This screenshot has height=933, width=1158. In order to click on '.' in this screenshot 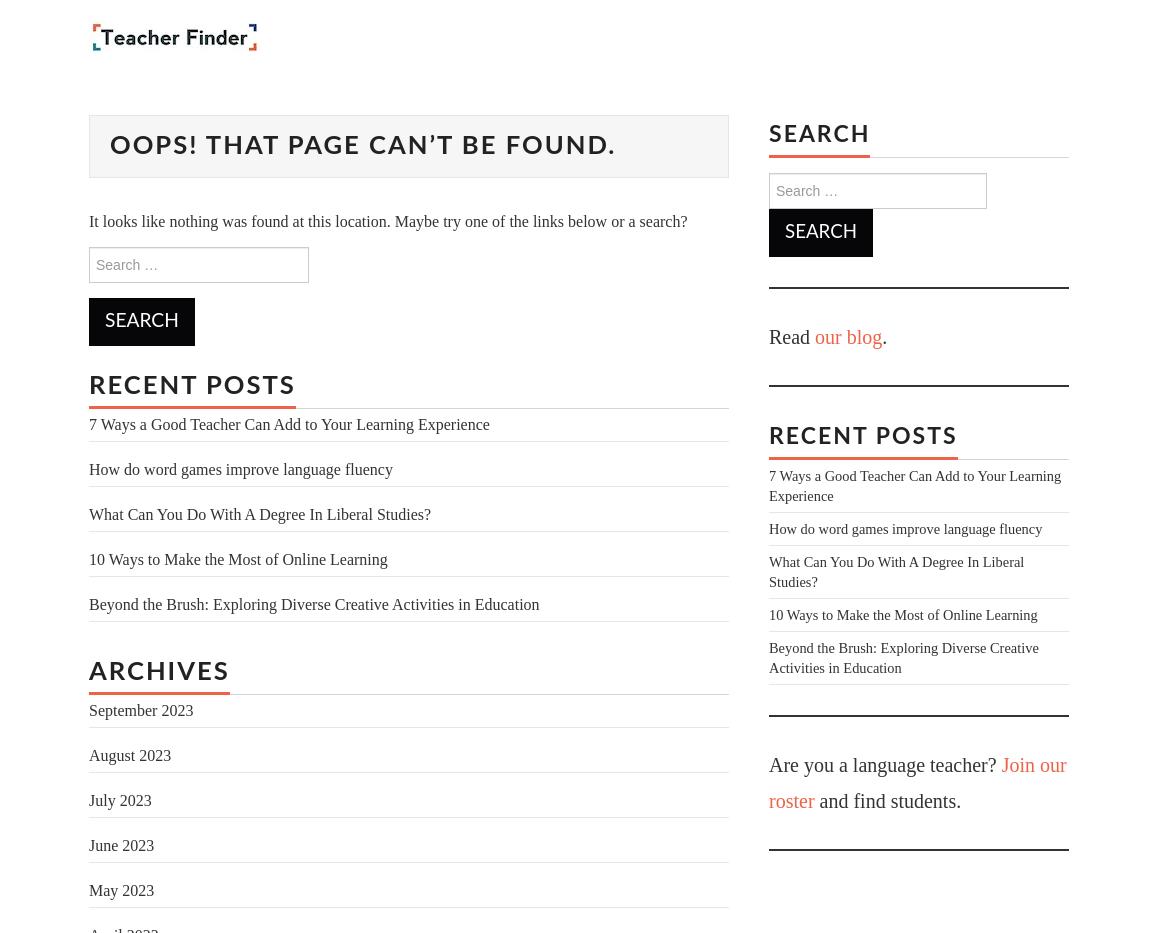, I will do `click(882, 335)`.